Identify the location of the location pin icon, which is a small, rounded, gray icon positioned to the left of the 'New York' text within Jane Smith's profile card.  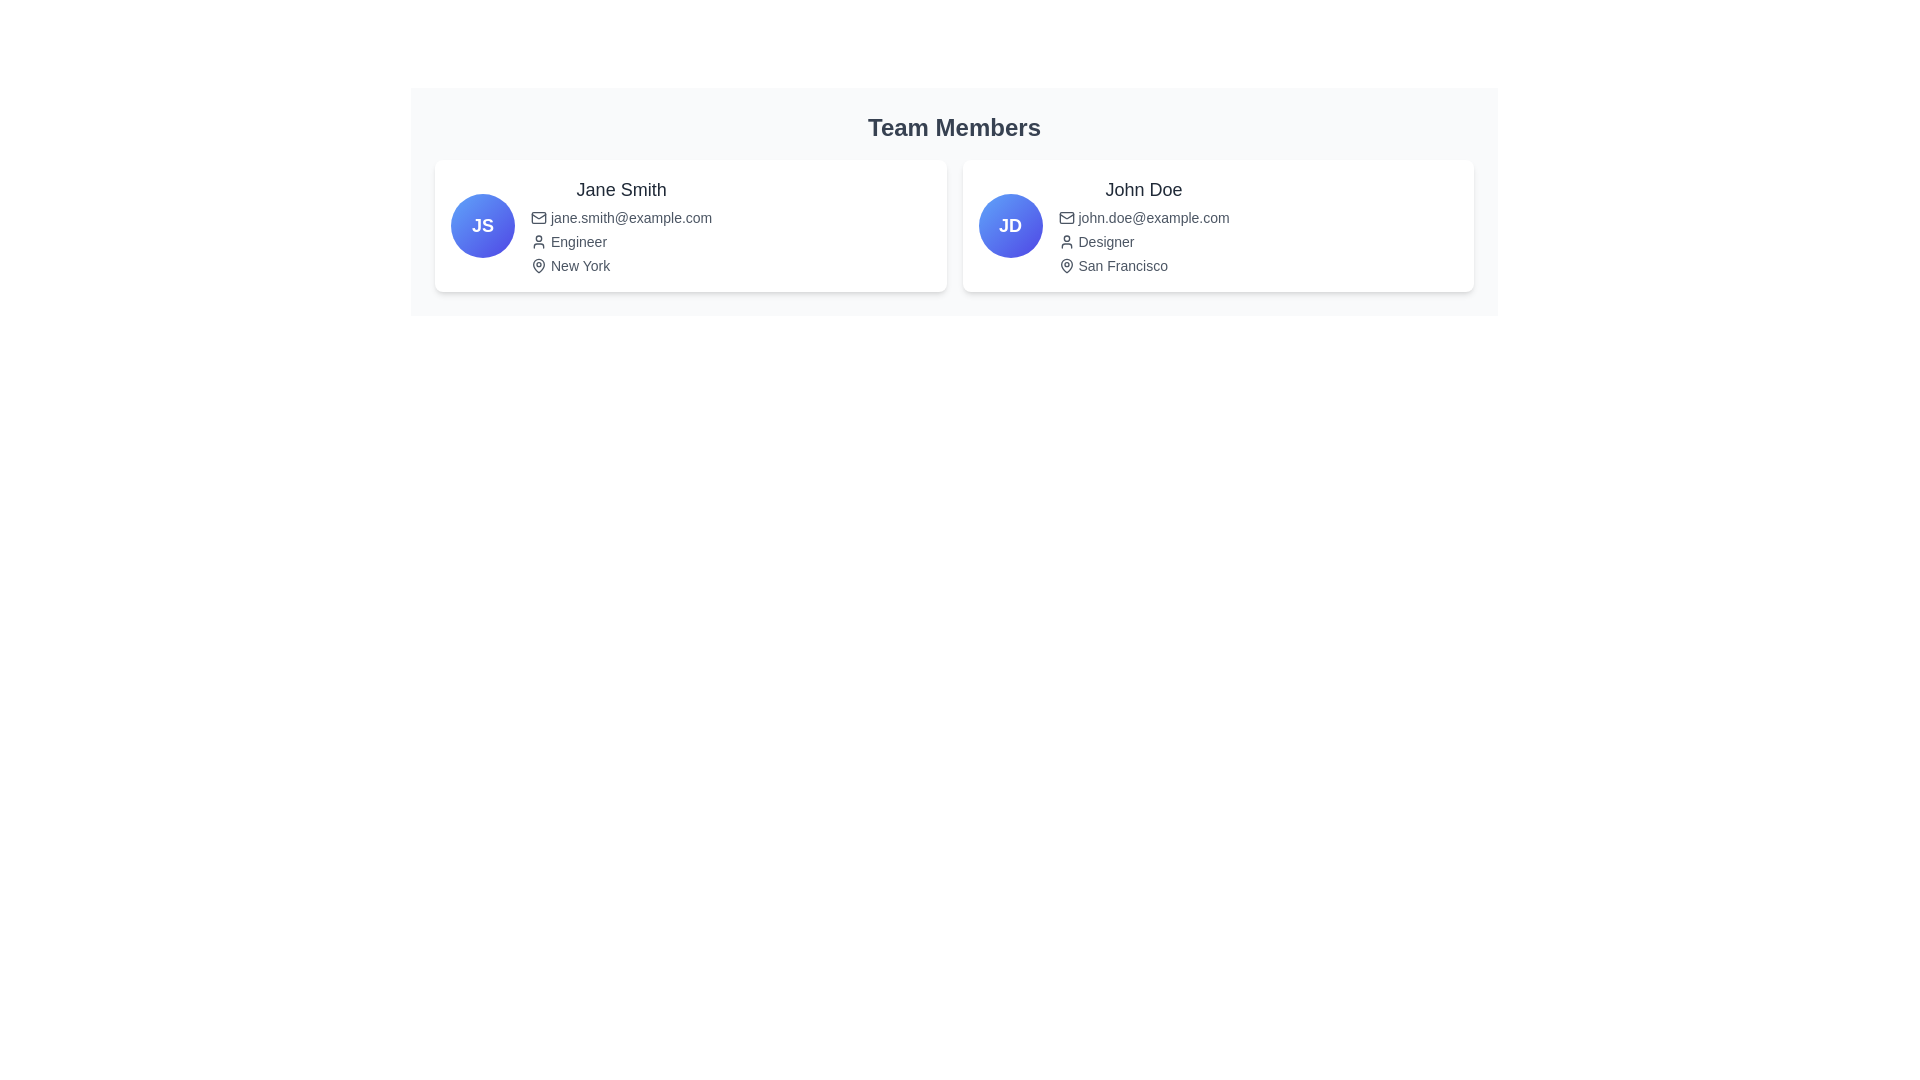
(538, 265).